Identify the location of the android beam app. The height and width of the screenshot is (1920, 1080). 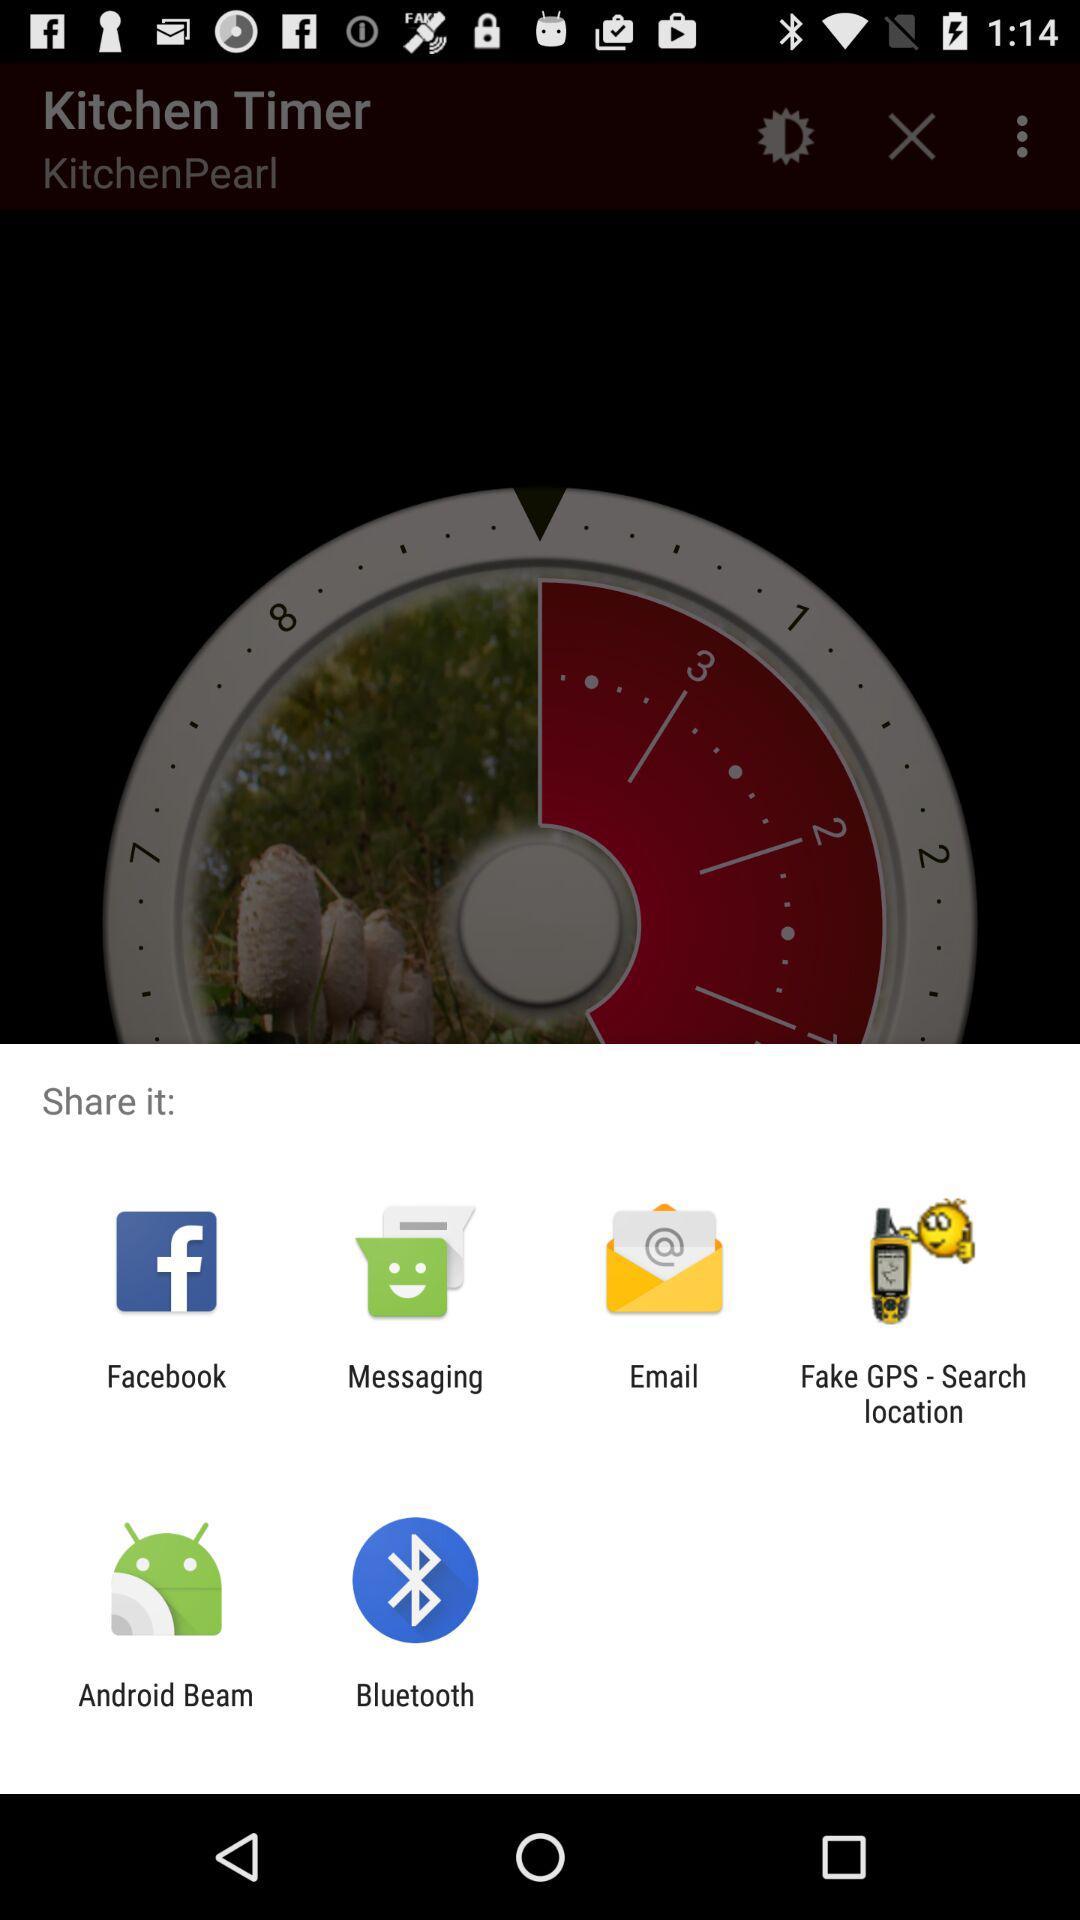
(165, 1711).